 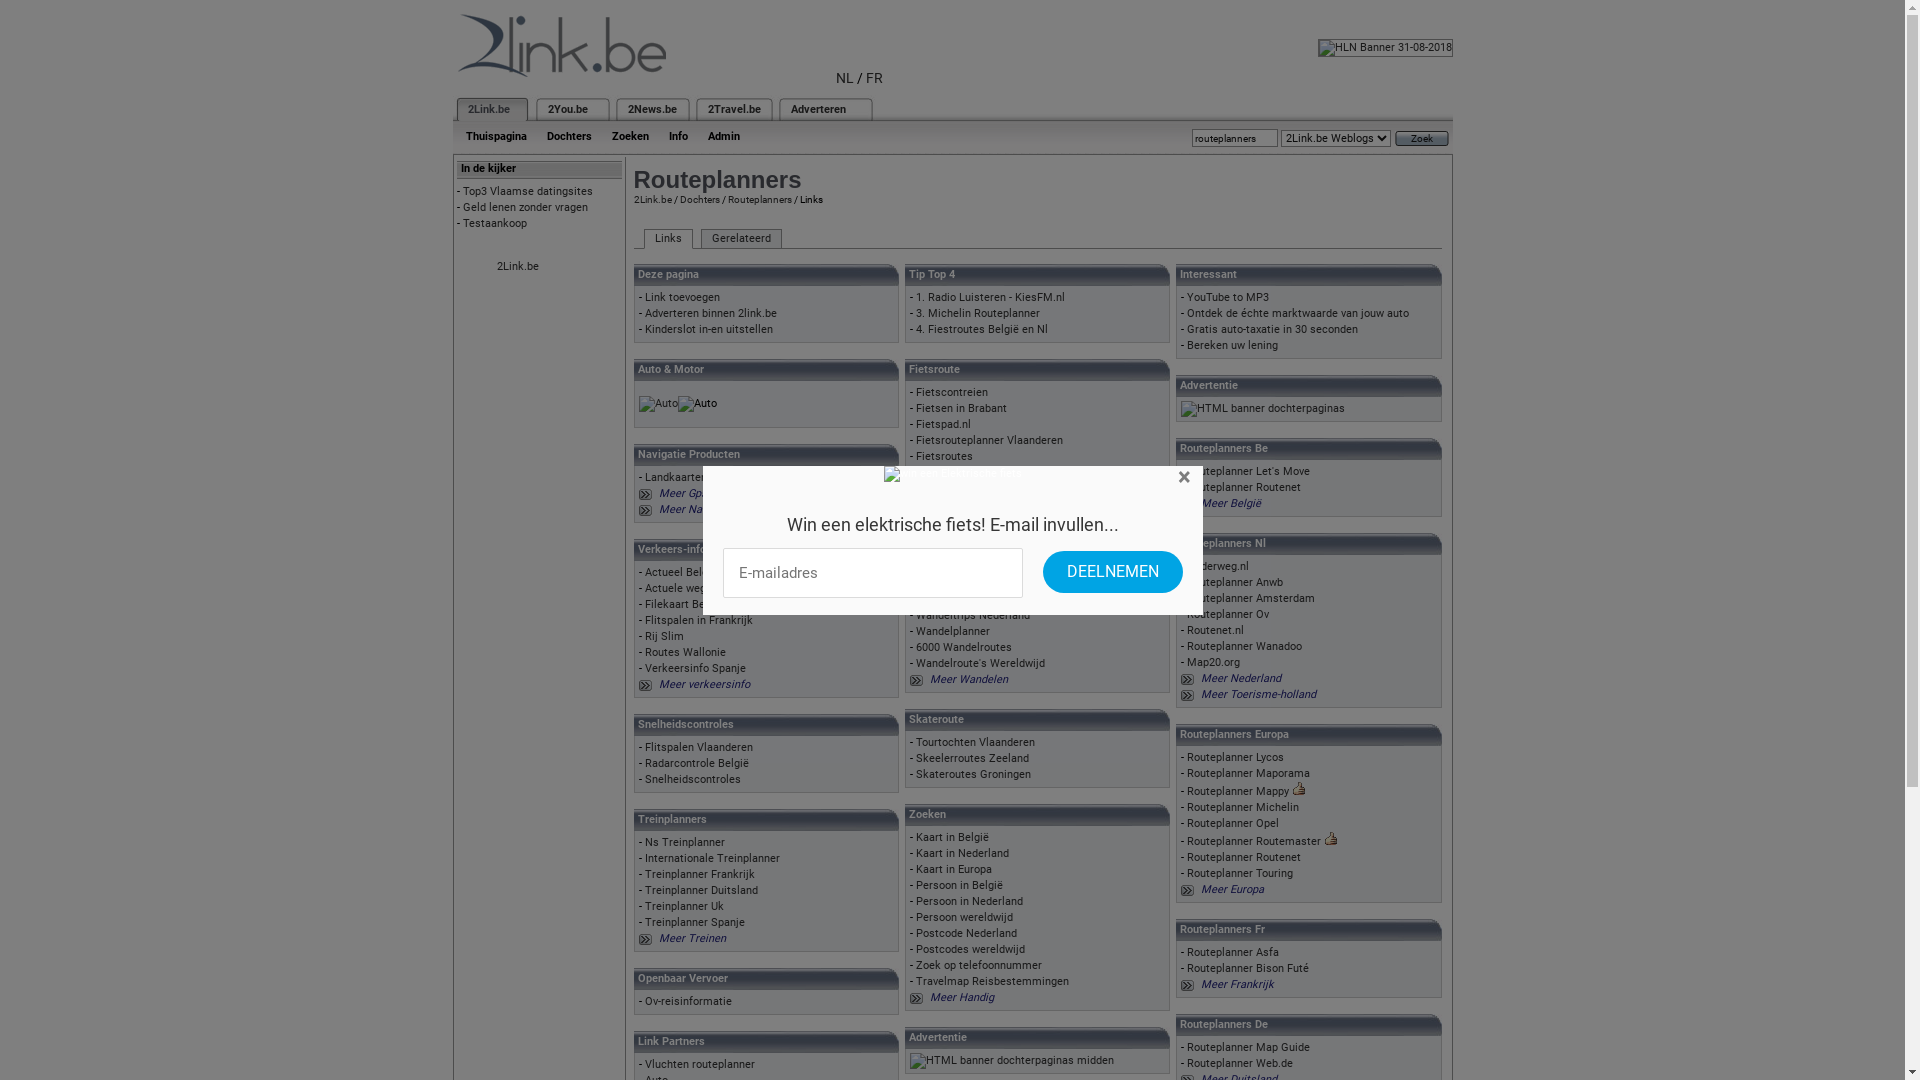 I want to click on 'Treinplanner Spanje', so click(x=643, y=922).